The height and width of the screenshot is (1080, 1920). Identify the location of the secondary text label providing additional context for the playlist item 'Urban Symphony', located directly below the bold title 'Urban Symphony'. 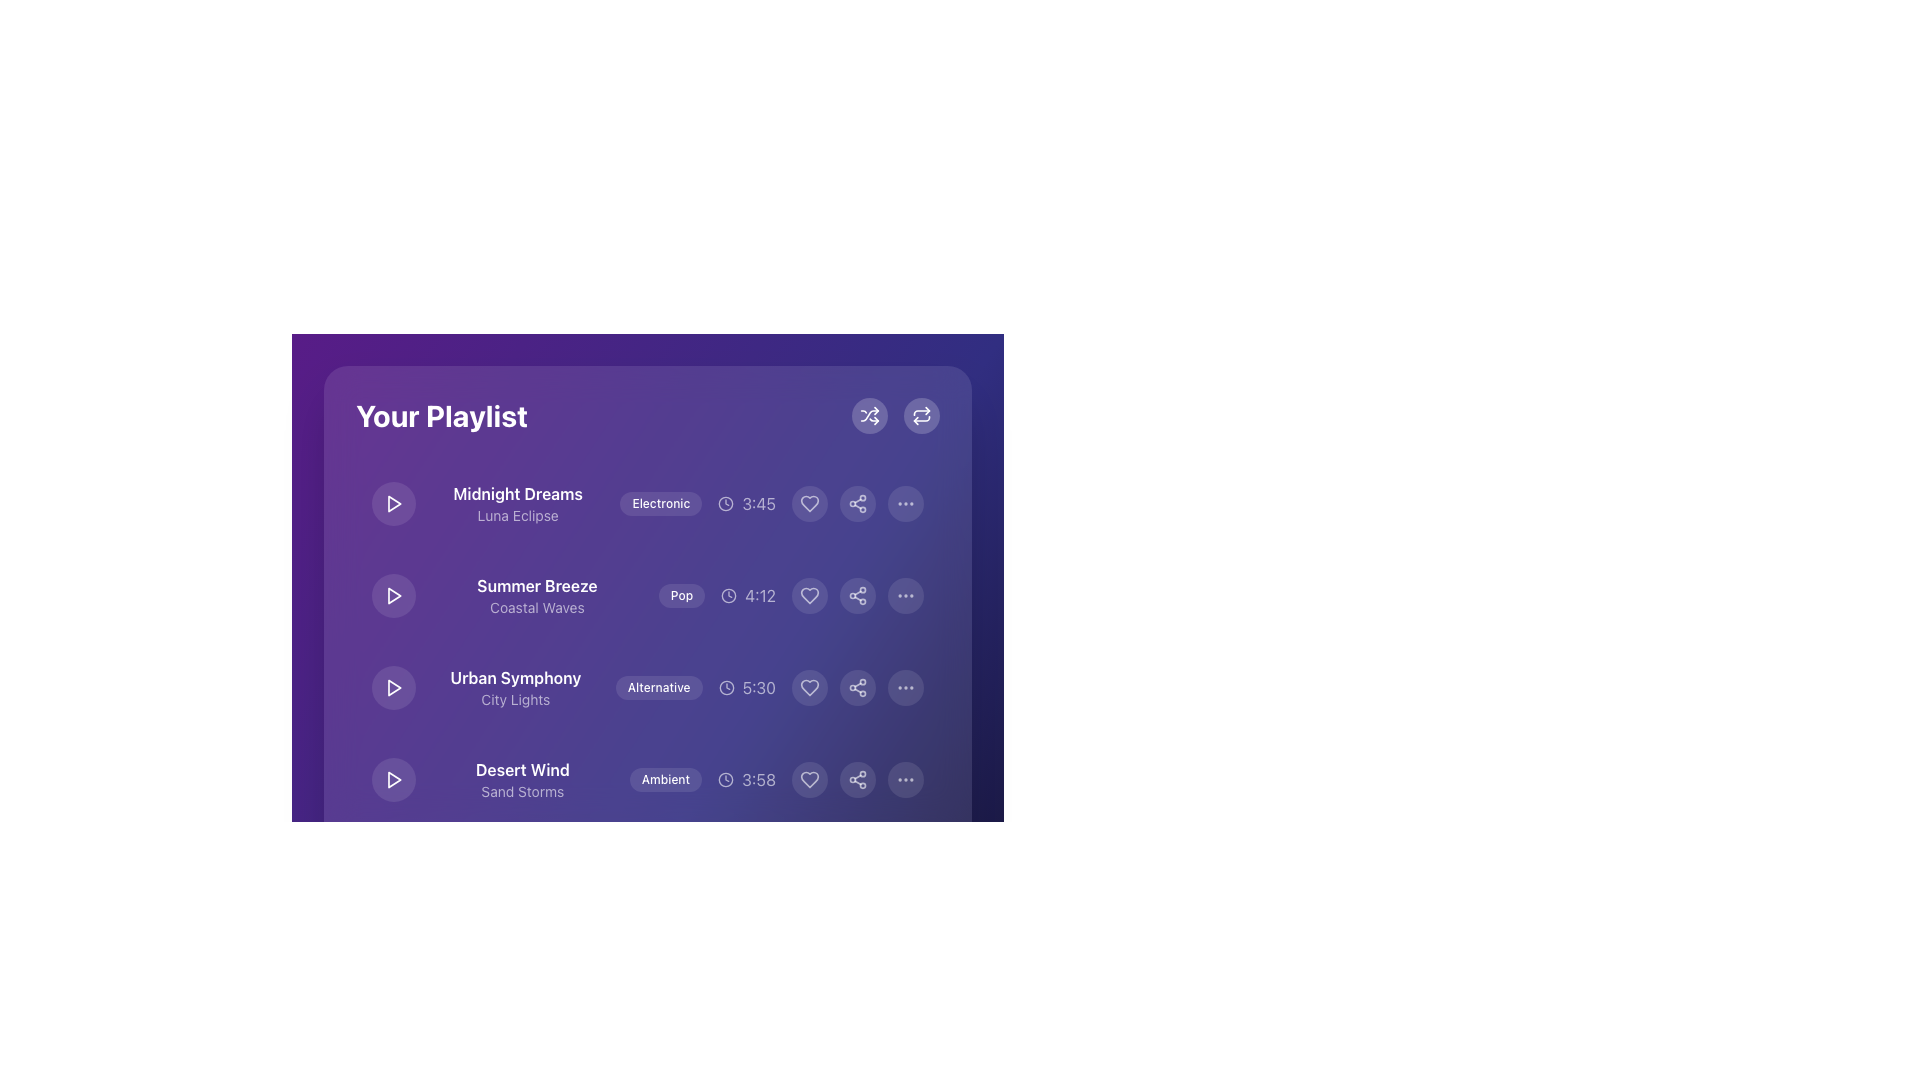
(515, 698).